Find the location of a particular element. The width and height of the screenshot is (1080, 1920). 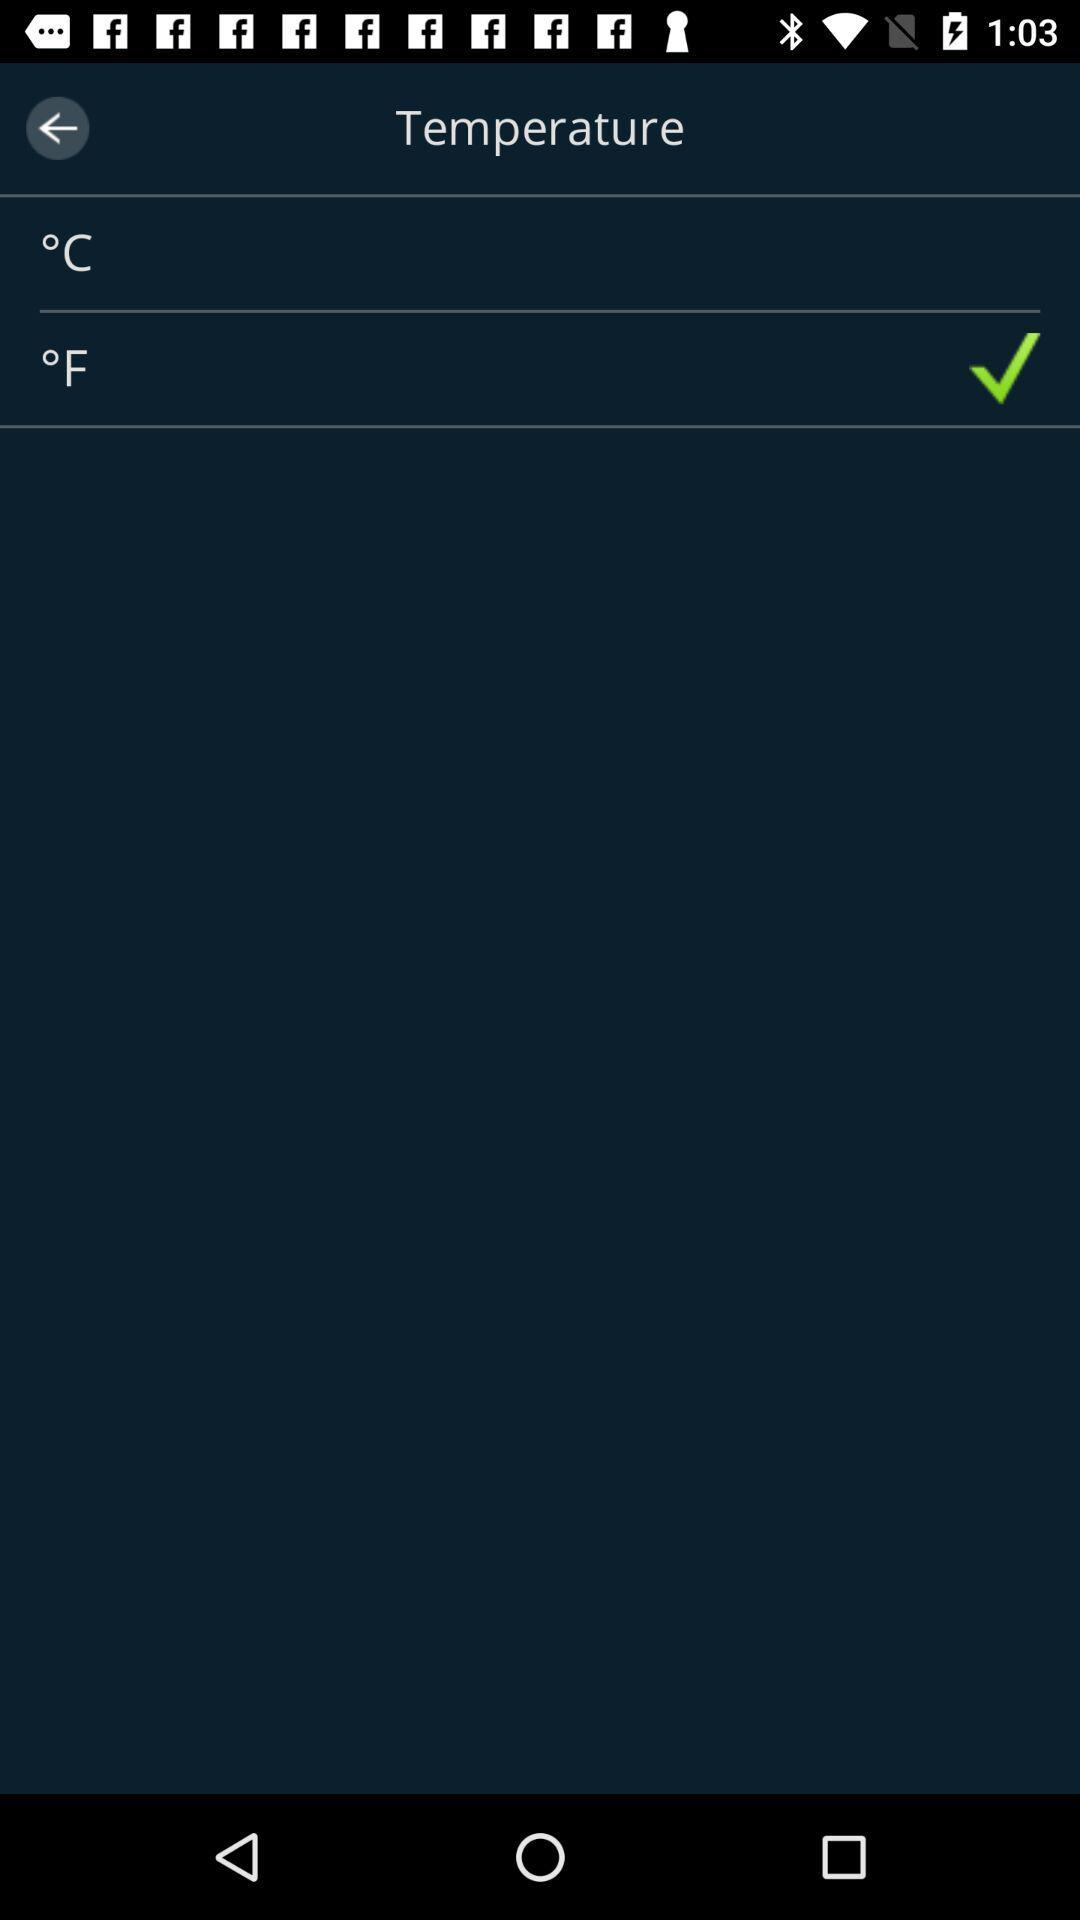

the arrow_backward icon is located at coordinates (56, 127).